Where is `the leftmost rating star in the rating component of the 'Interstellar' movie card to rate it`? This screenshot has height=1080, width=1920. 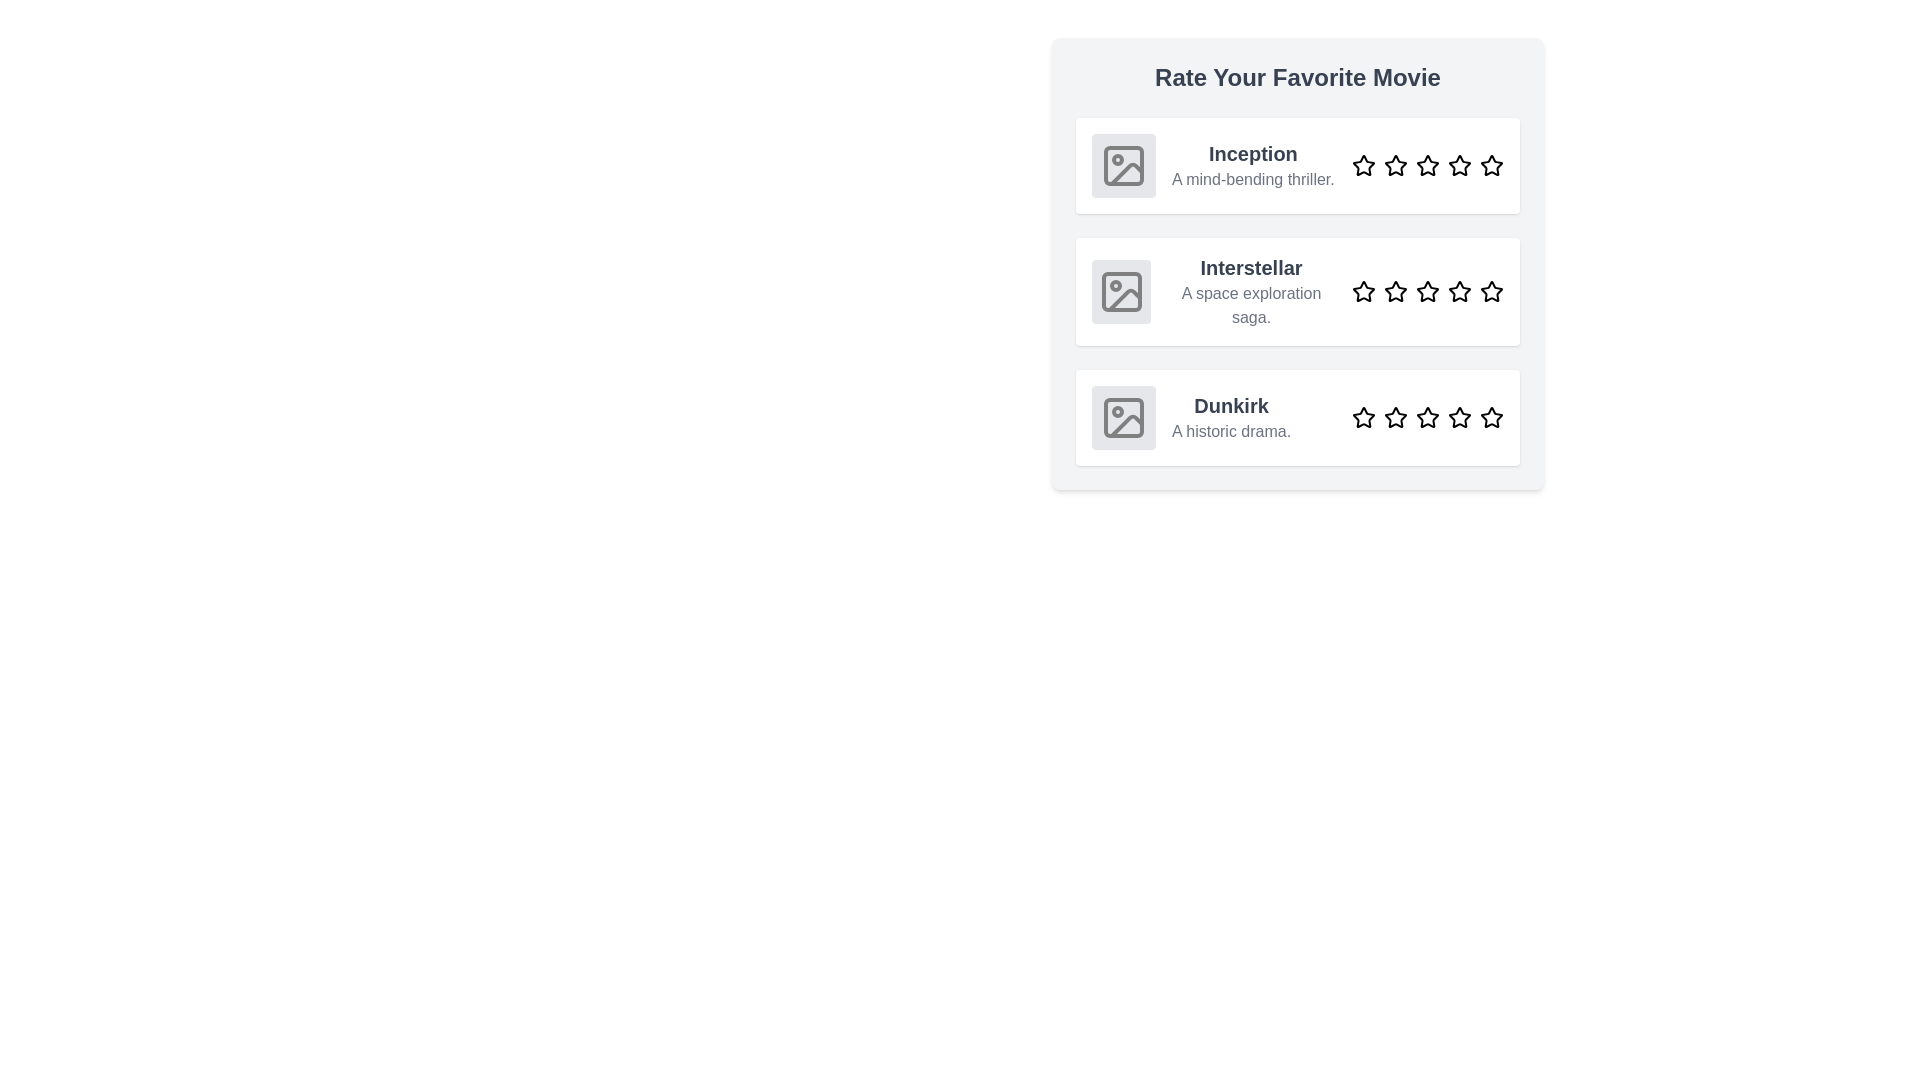
the leftmost rating star in the rating component of the 'Interstellar' movie card to rate it is located at coordinates (1362, 292).